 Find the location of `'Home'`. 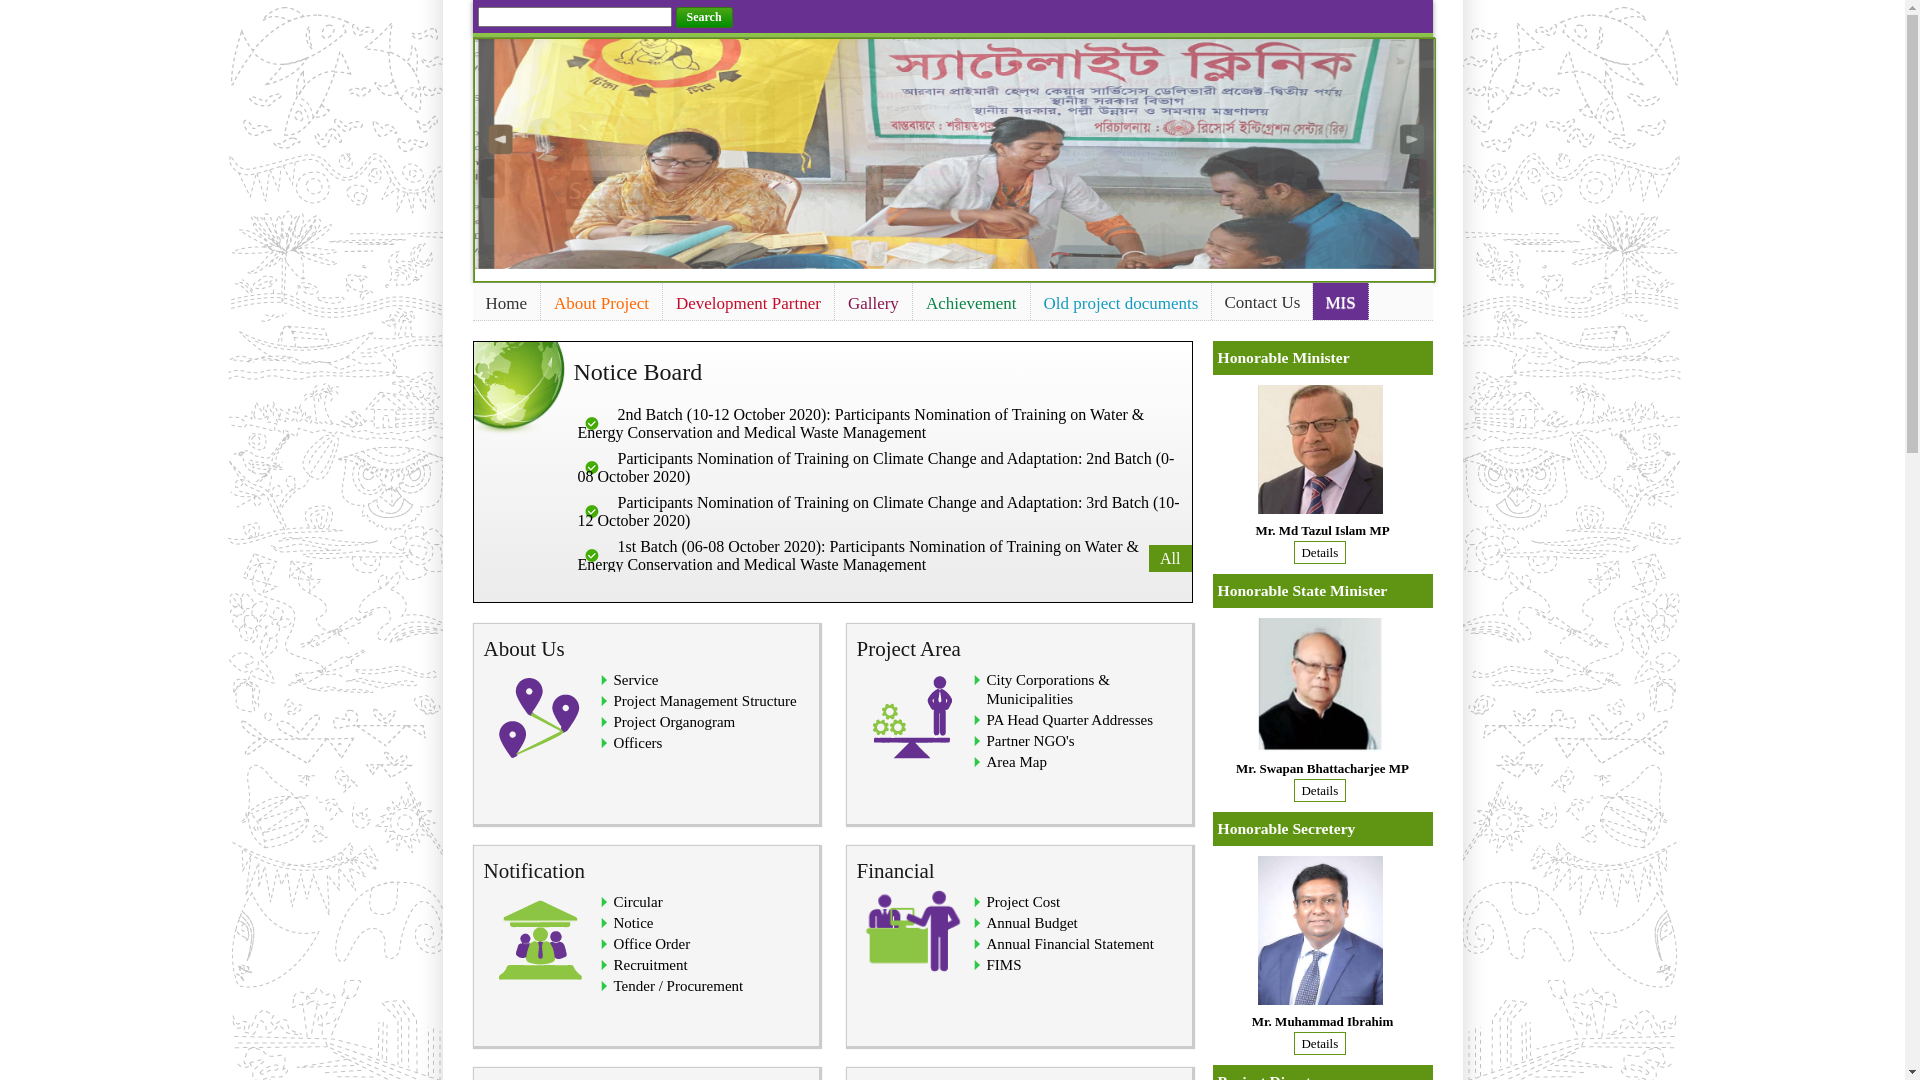

'Home' is located at coordinates (505, 304).